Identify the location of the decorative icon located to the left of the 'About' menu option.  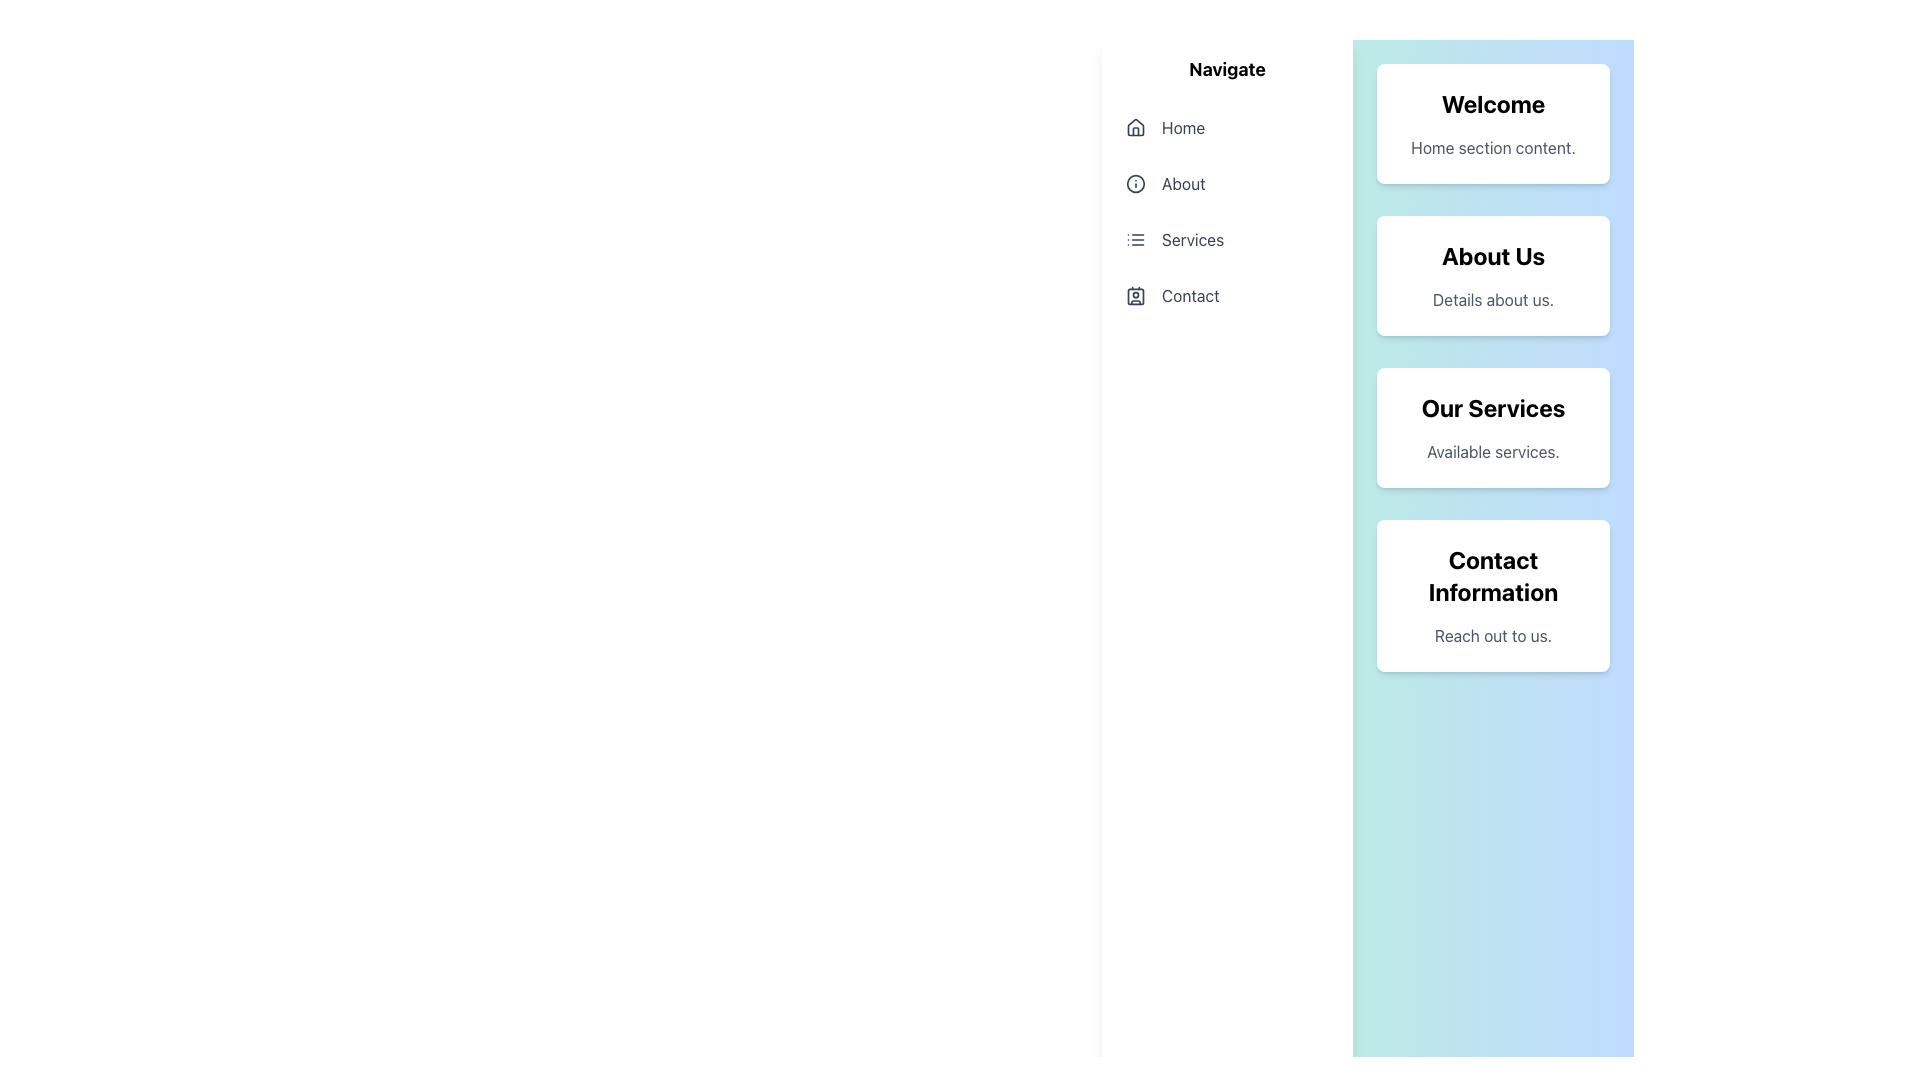
(1136, 184).